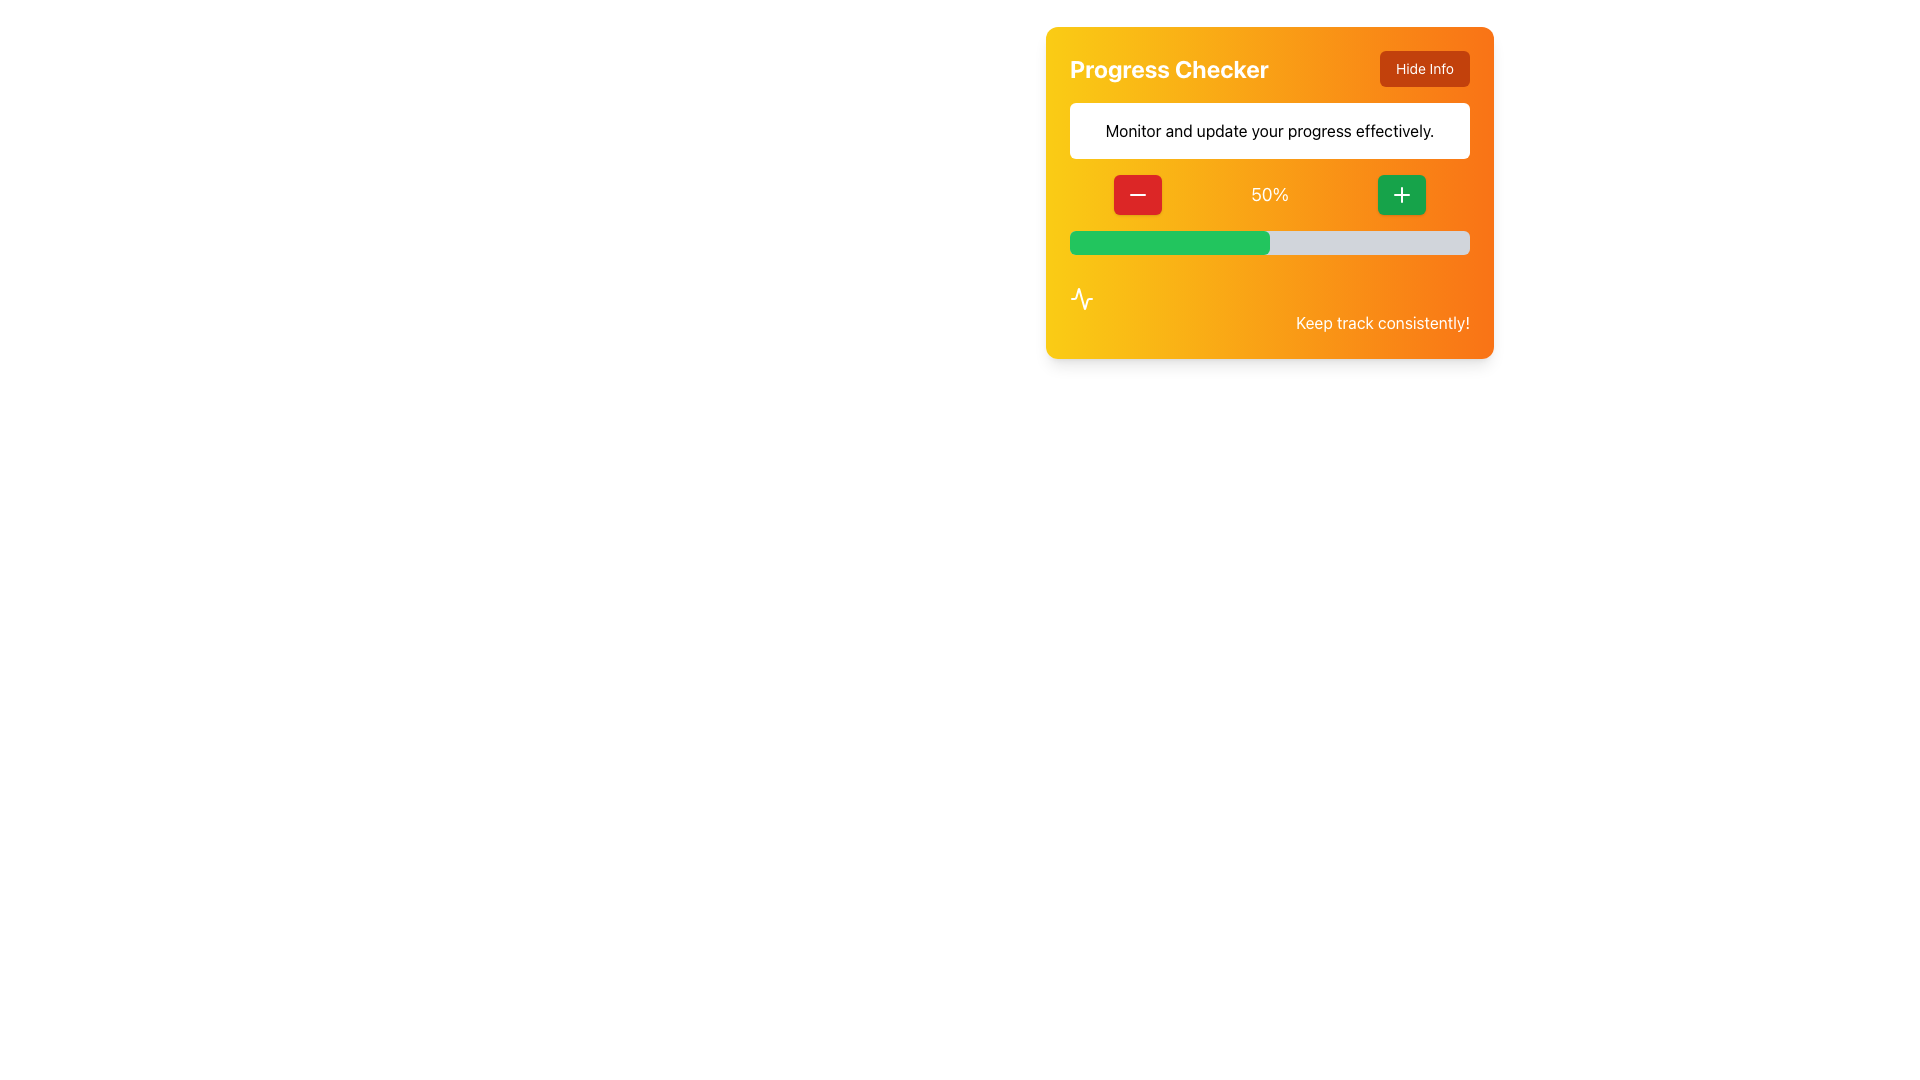  Describe the element at coordinates (1400, 195) in the screenshot. I see `the green rectangular button with rounded corners that contains a white plus symbol, located on the right side of the horizontal layout` at that location.